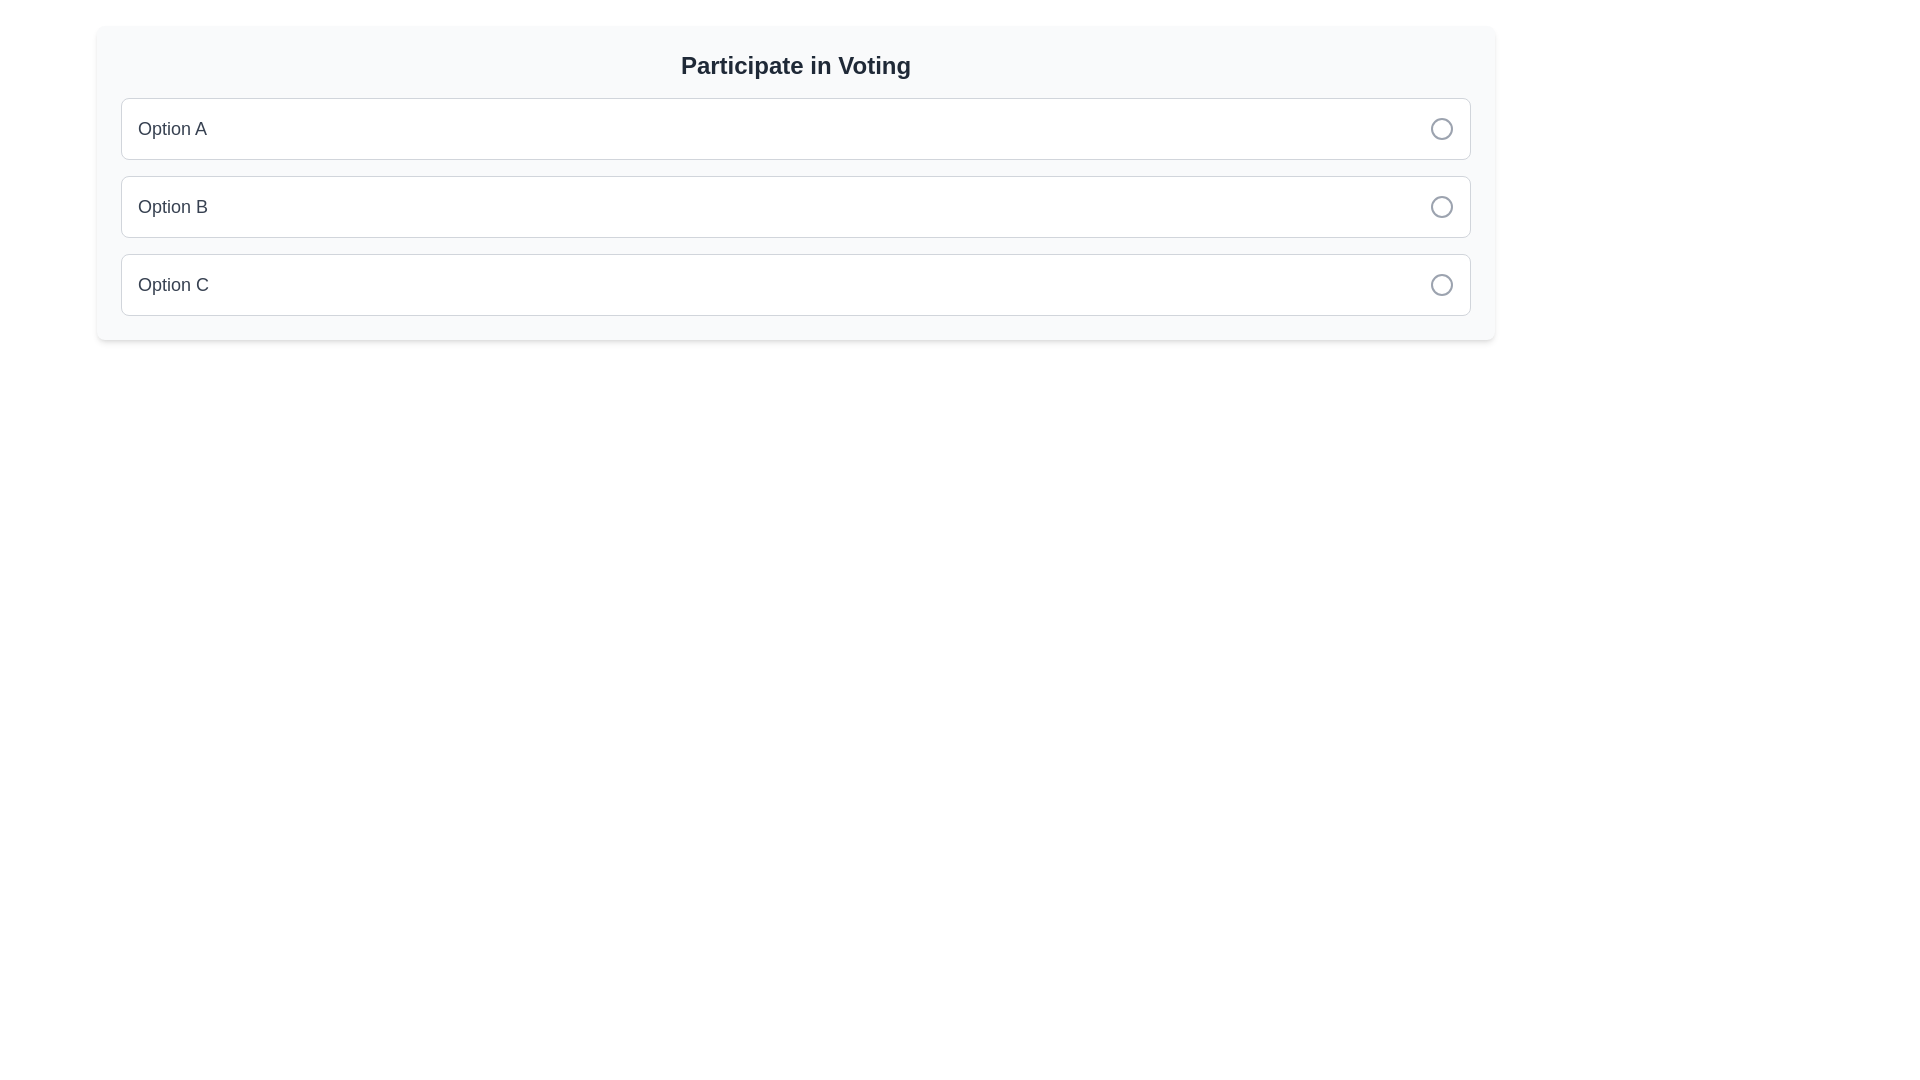  Describe the element at coordinates (1441, 285) in the screenshot. I see `the SVG icon styled as a circular outline with a grey border located at the far right end of the row labeled 'Option C'` at that location.